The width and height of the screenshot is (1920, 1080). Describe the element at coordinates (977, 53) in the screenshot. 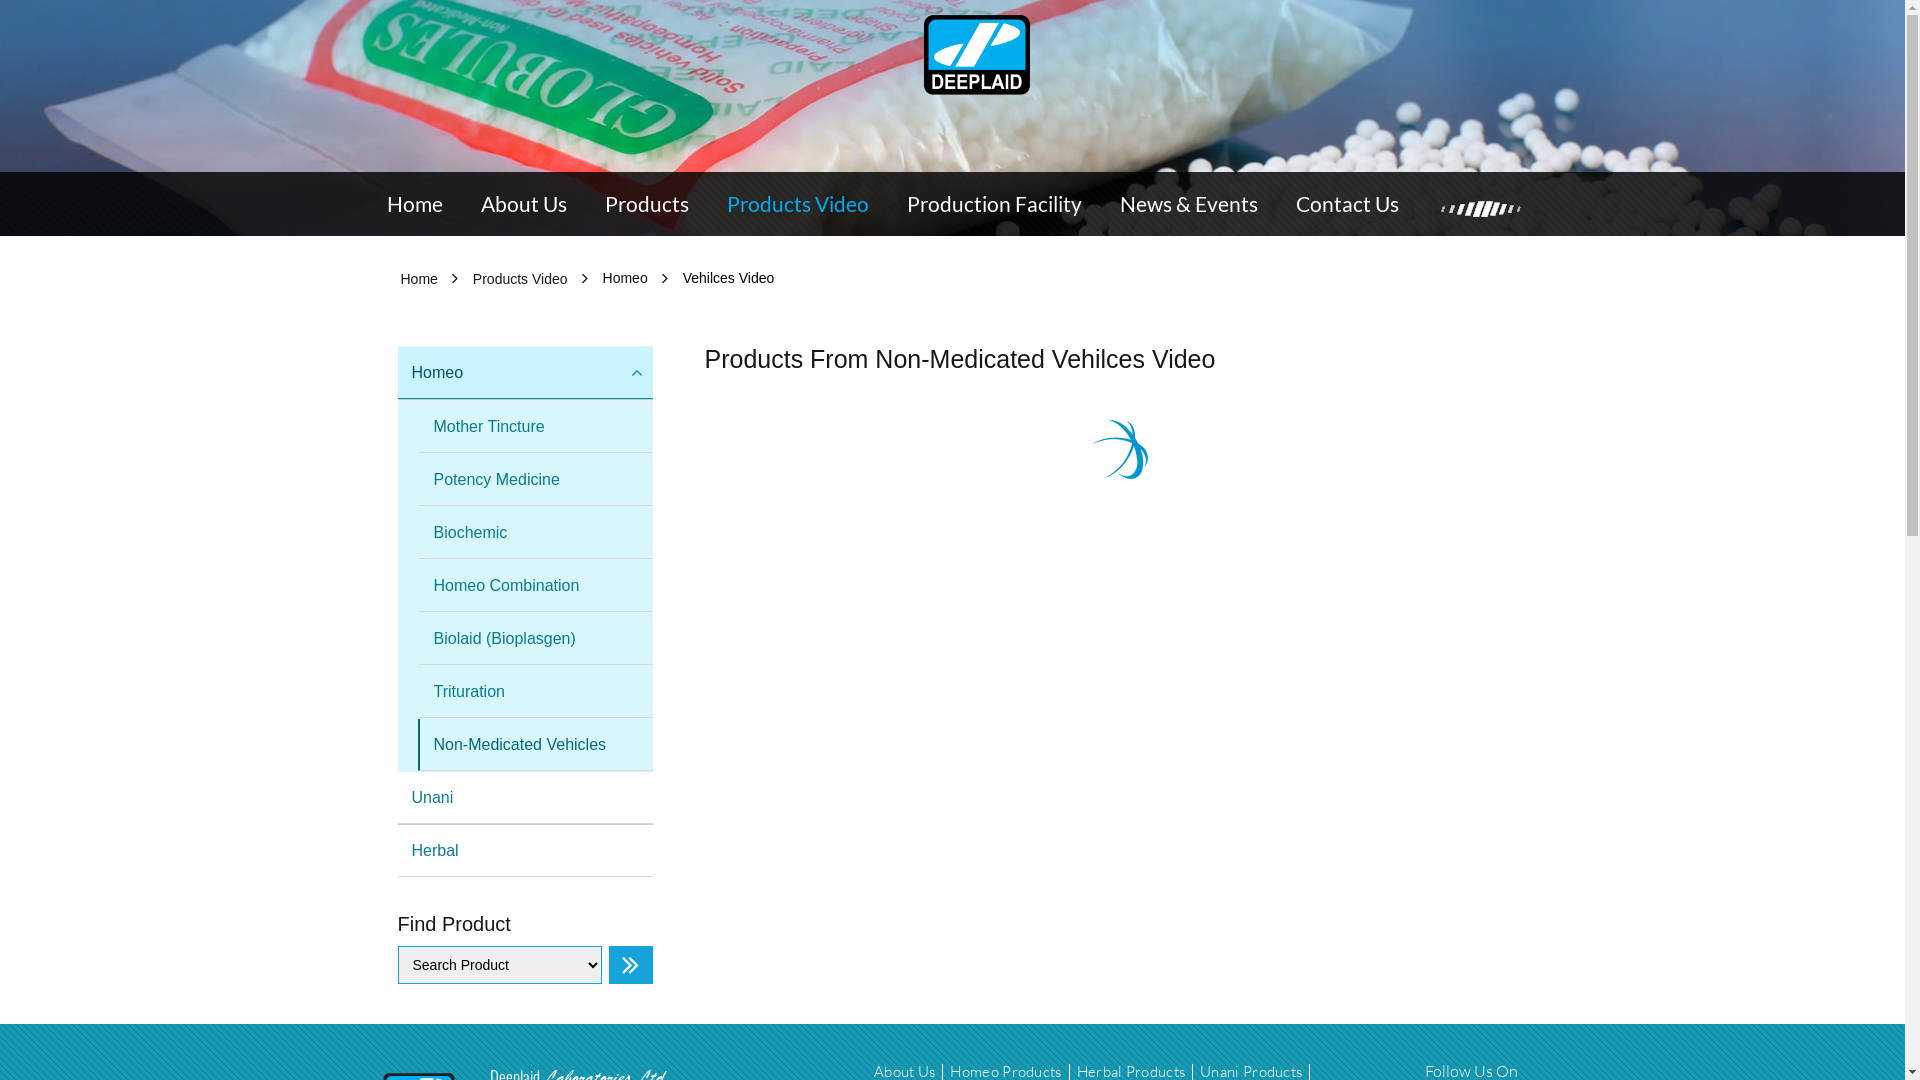

I see `' '` at that location.